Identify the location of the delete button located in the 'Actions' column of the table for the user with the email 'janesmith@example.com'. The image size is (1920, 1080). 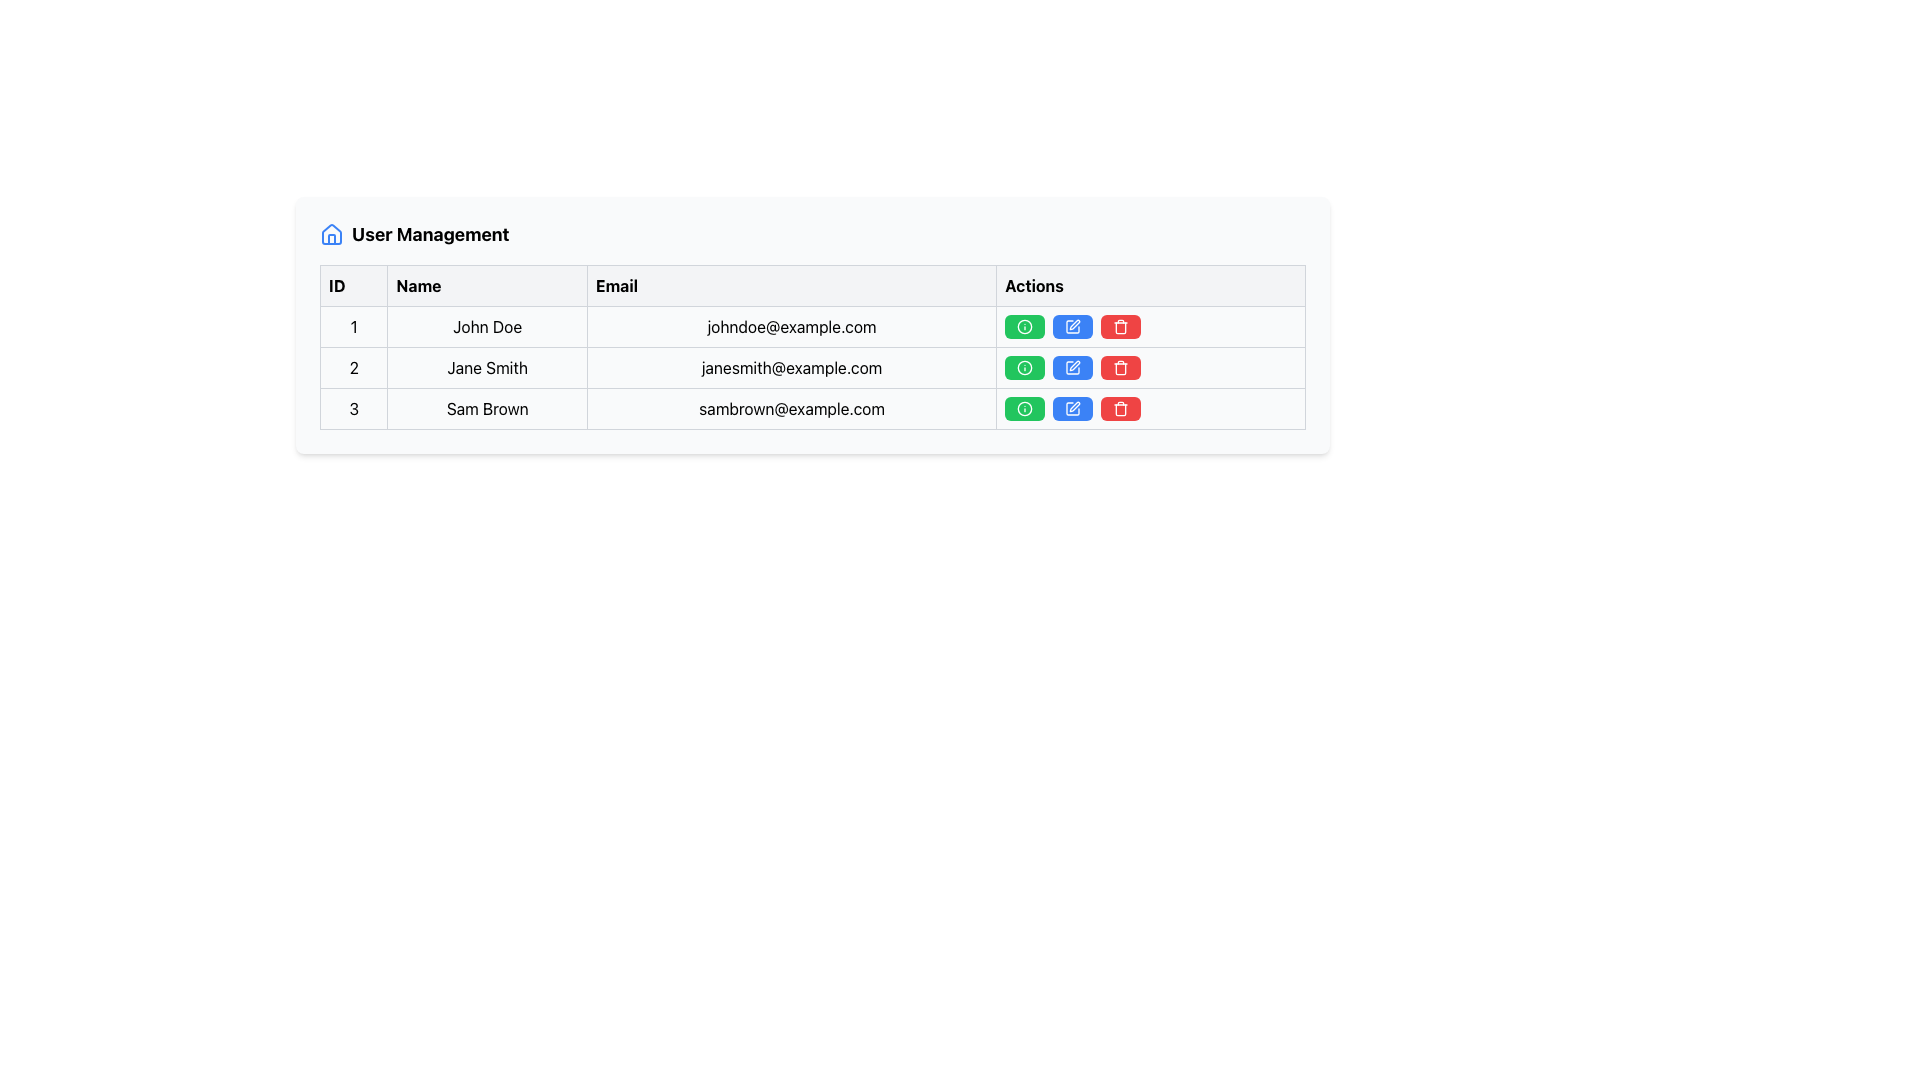
(1121, 367).